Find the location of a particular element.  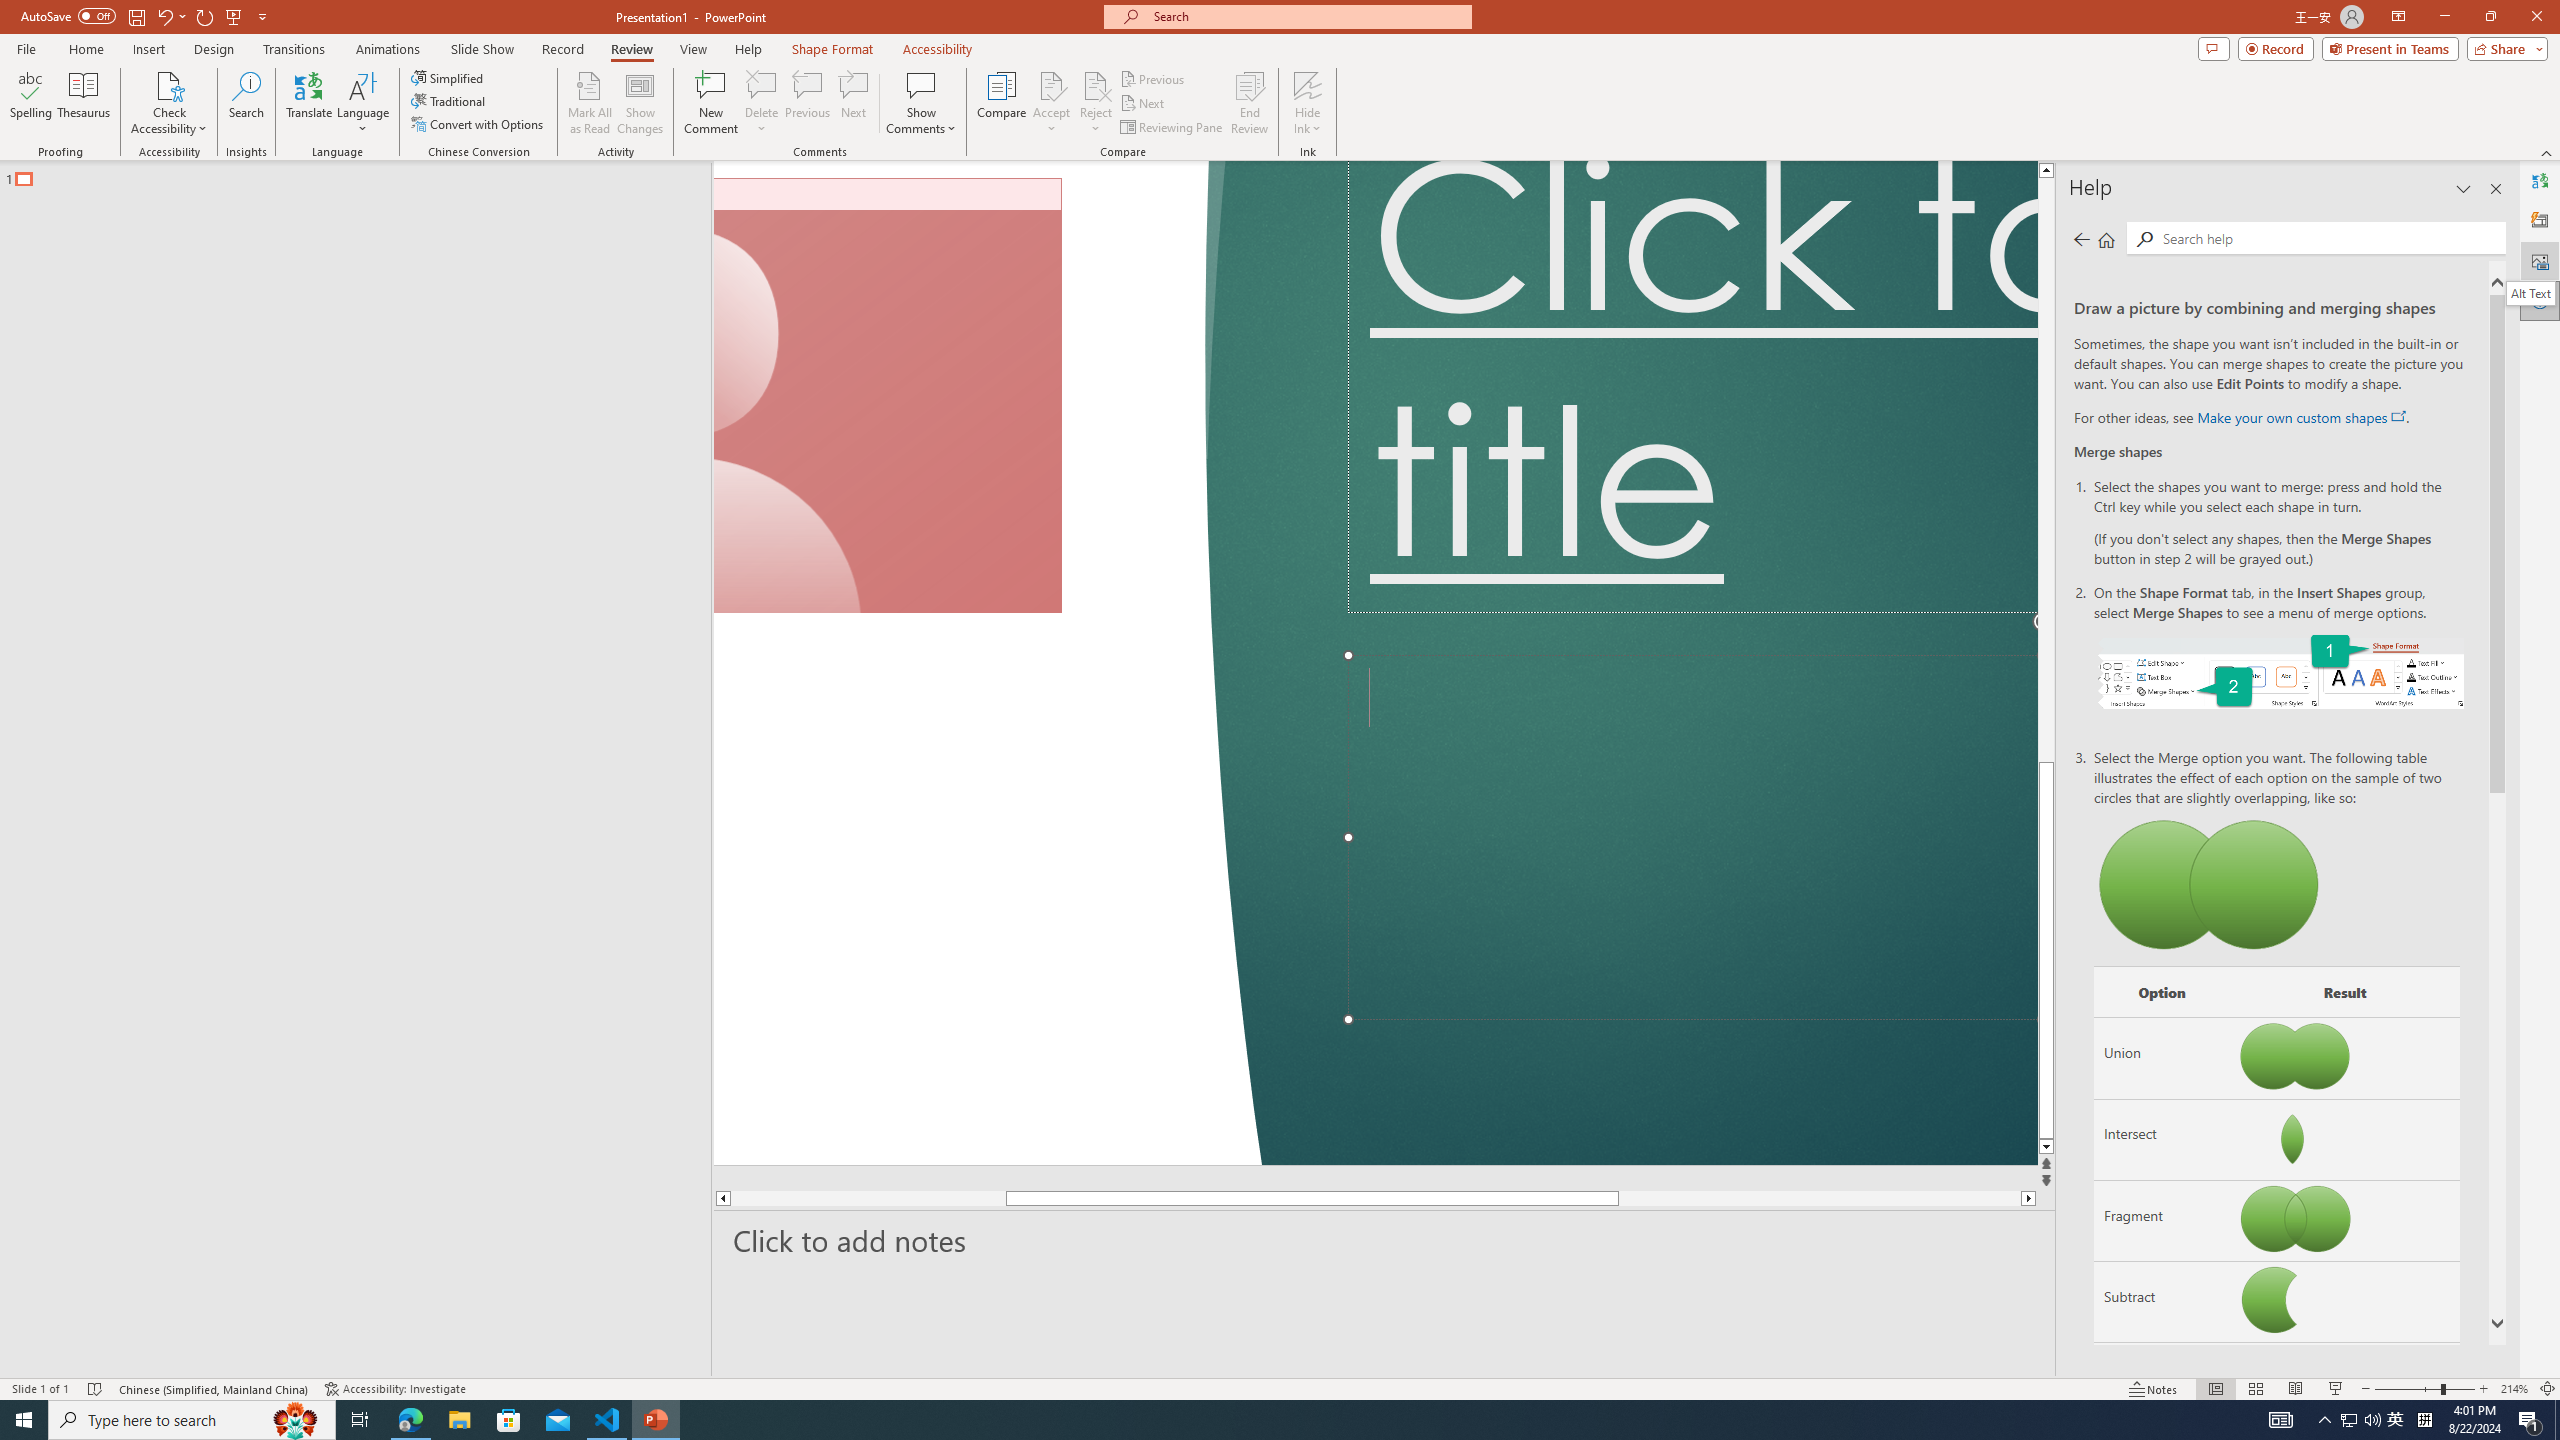

'Accessibility Checker Accessibility: Investigate' is located at coordinates (398, 1389).